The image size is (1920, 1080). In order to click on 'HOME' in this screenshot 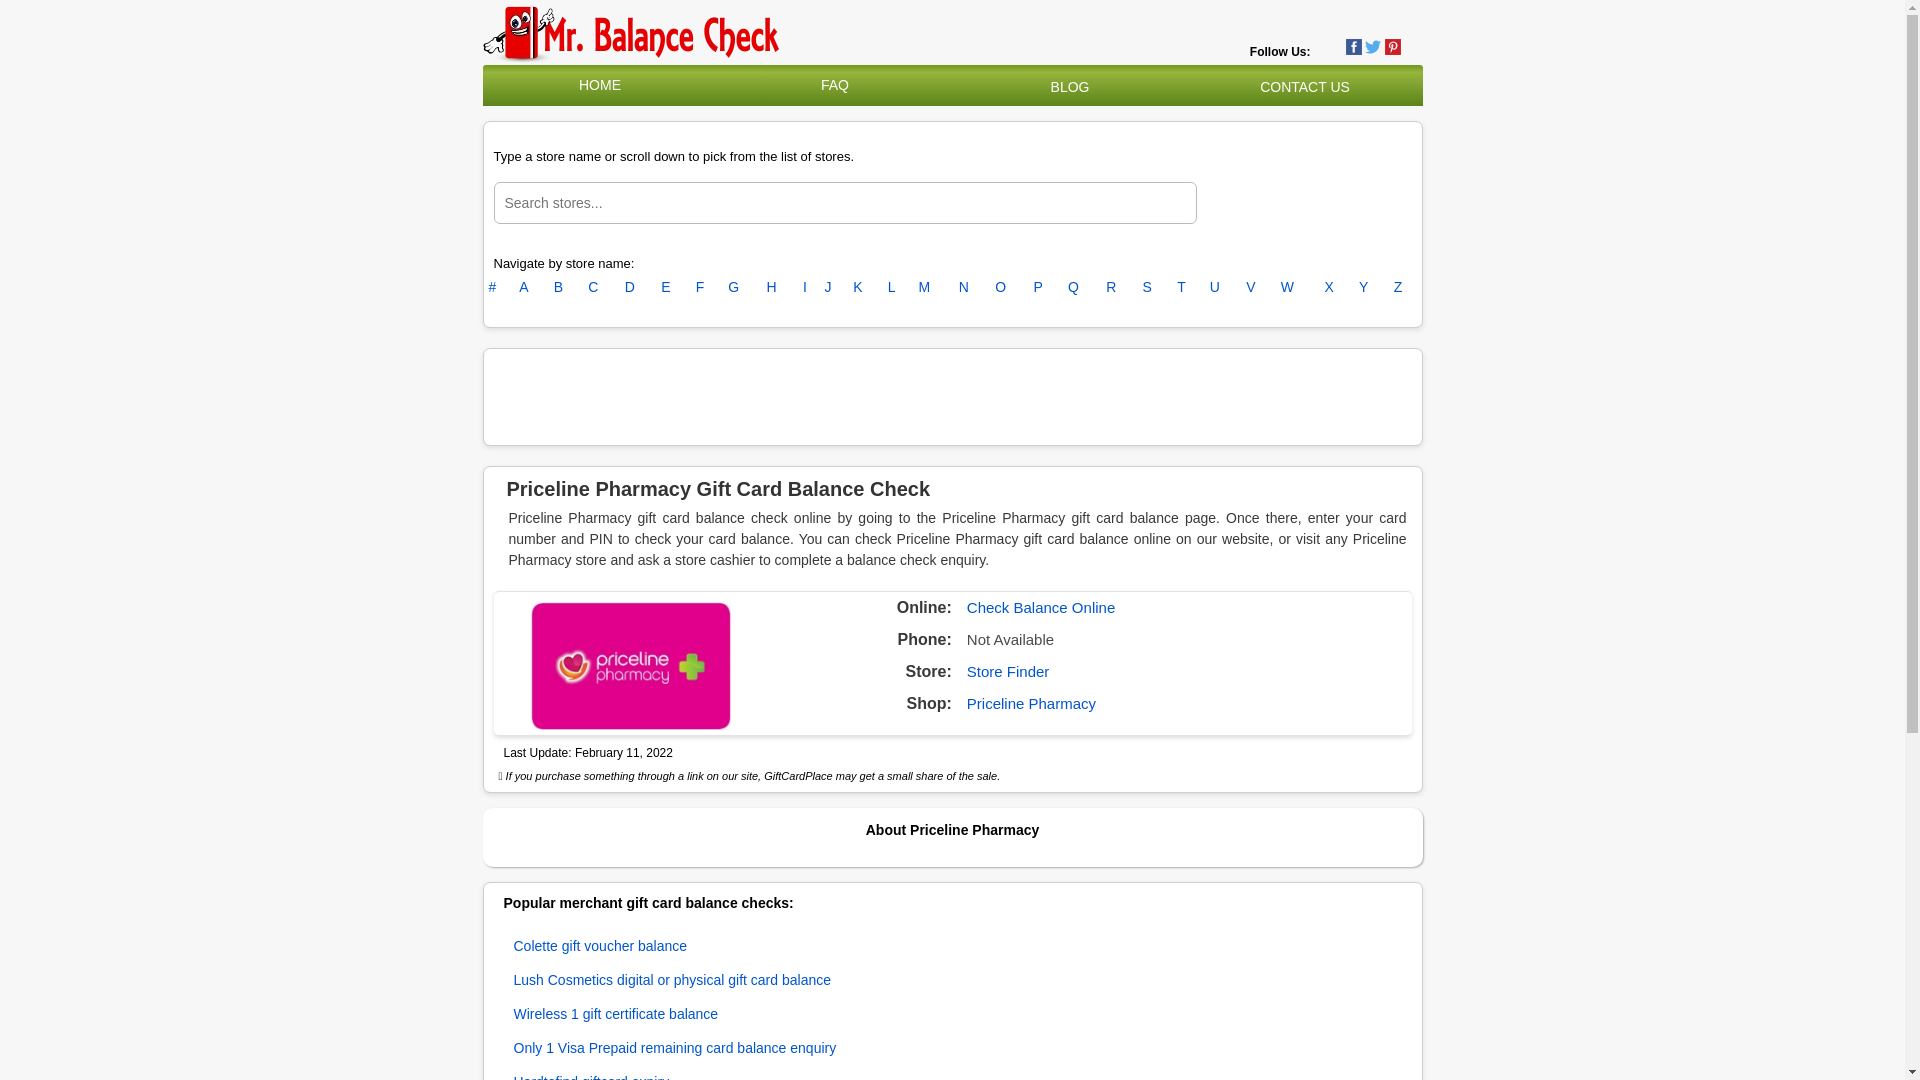, I will do `click(578, 83)`.